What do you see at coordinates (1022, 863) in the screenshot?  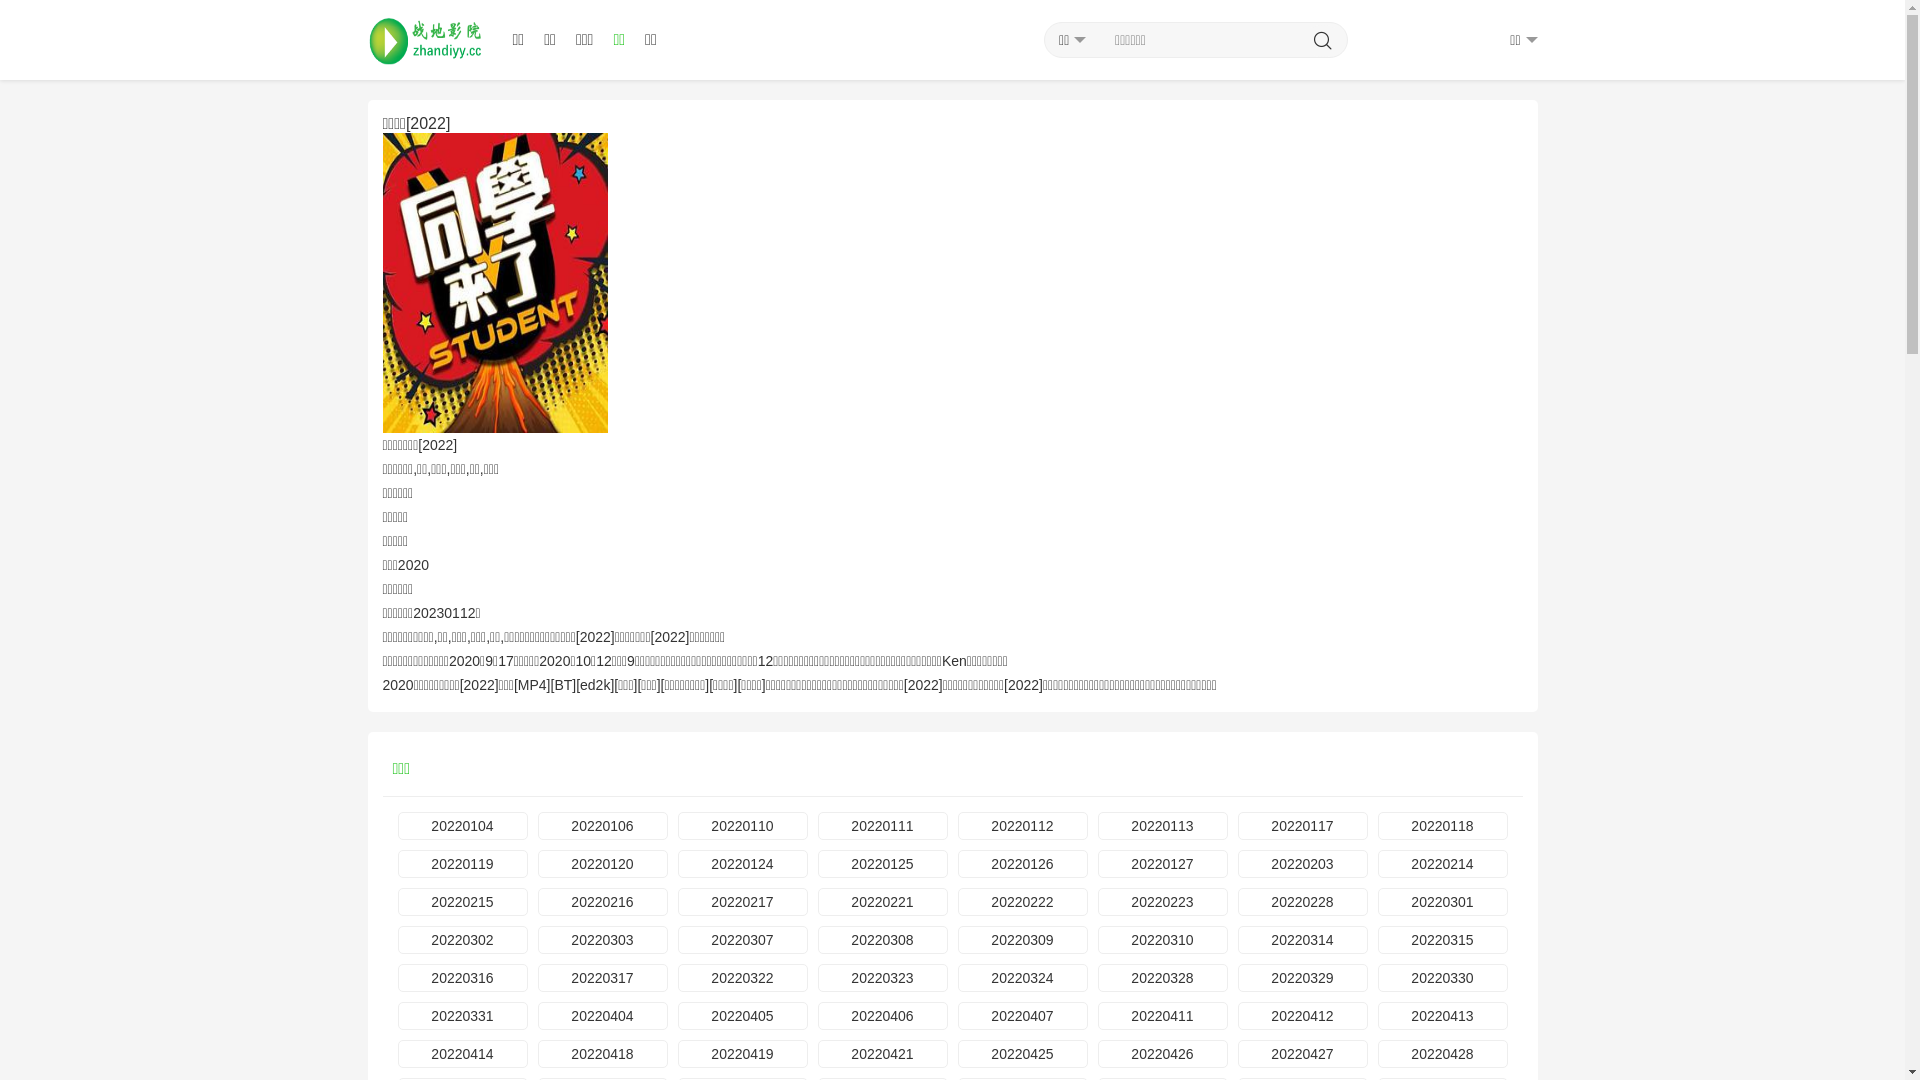 I see `'20220126'` at bounding box center [1022, 863].